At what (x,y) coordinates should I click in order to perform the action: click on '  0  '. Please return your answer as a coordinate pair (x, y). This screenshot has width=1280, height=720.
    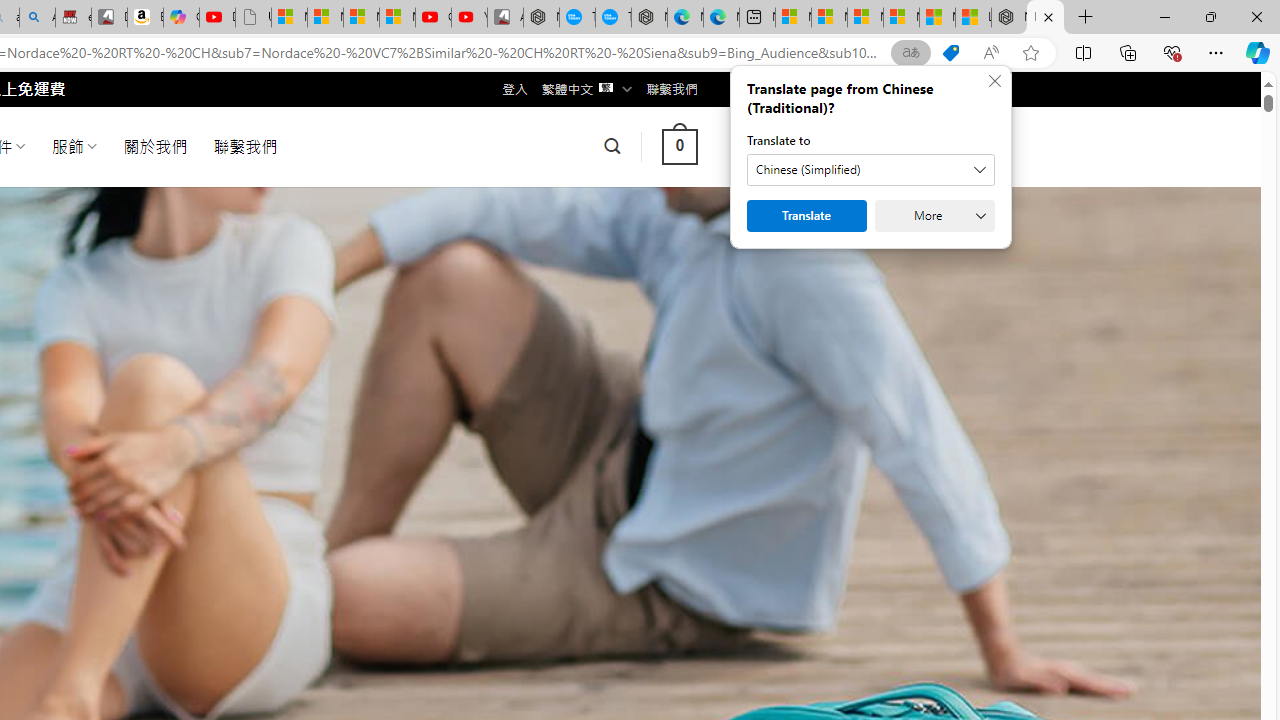
    Looking at the image, I should click on (679, 145).